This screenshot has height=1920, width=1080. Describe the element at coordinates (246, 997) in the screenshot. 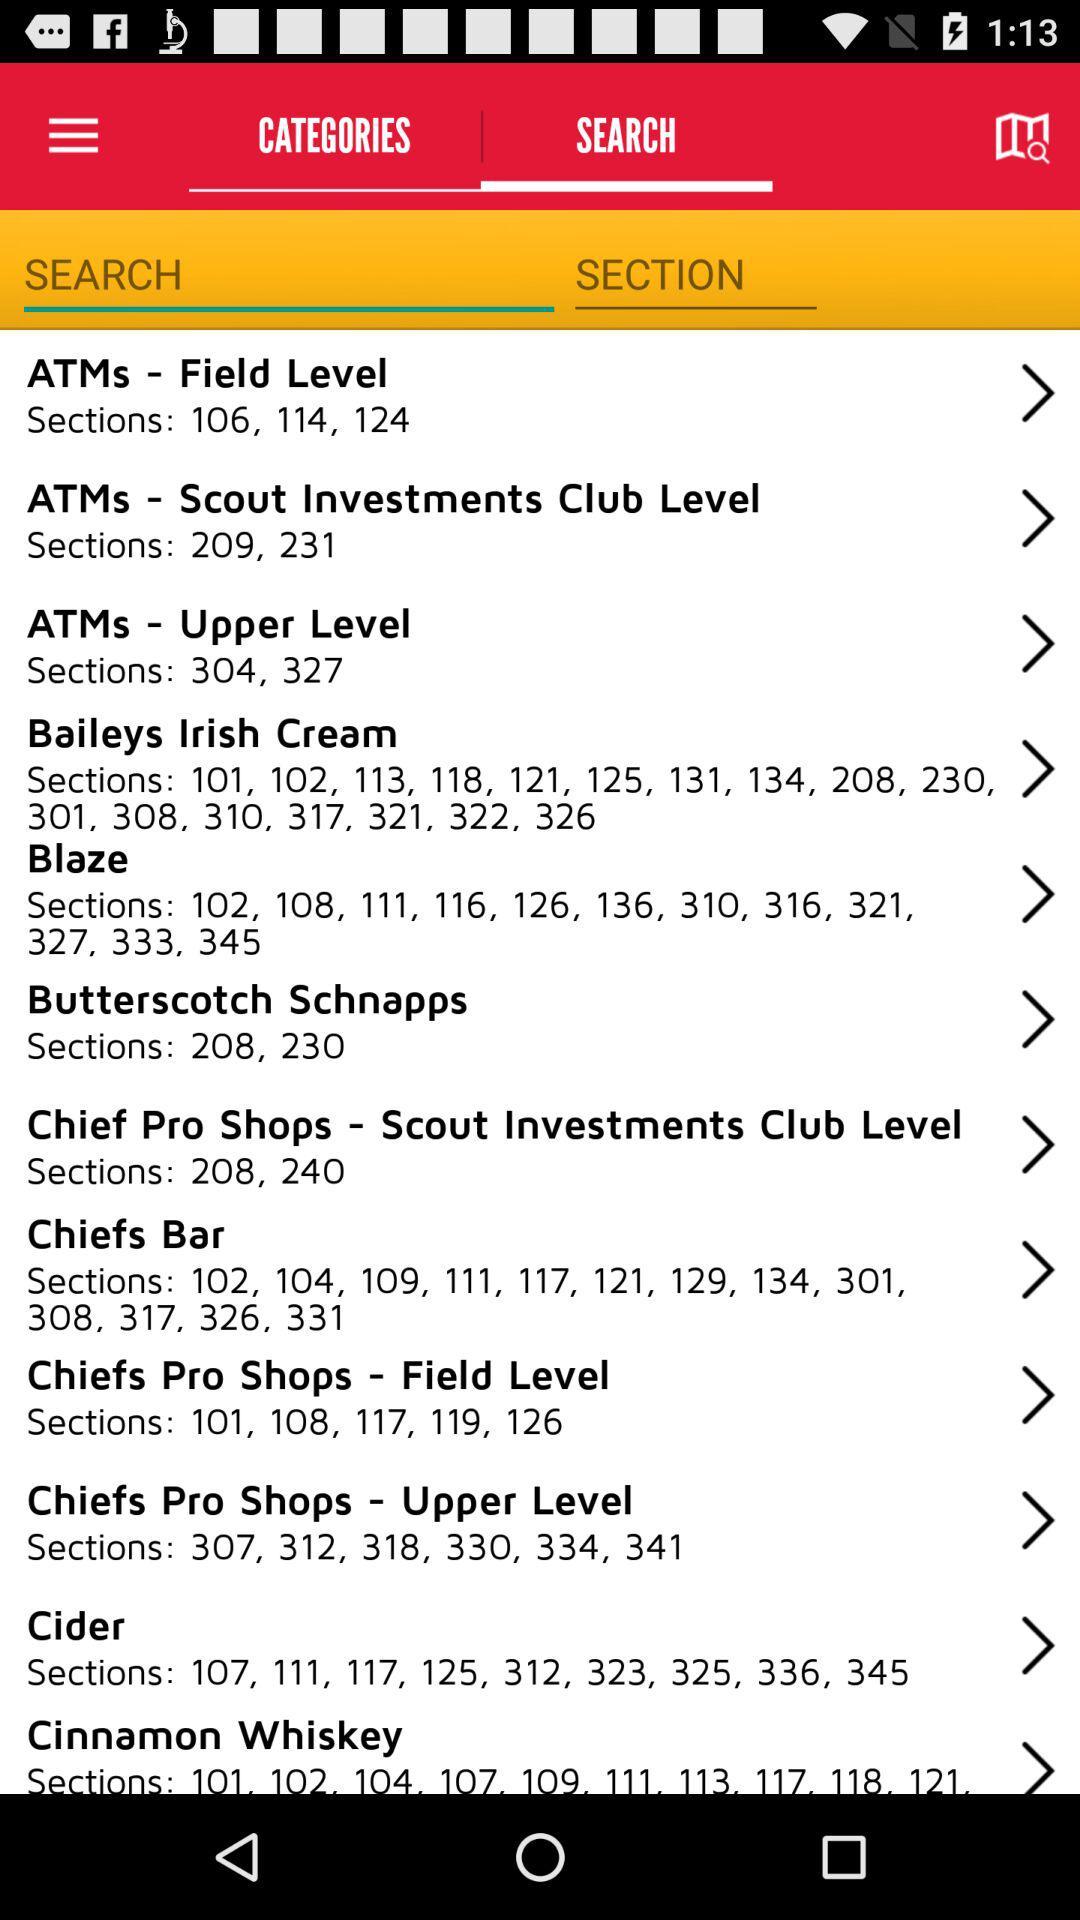

I see `the icon below sections 102 108` at that location.